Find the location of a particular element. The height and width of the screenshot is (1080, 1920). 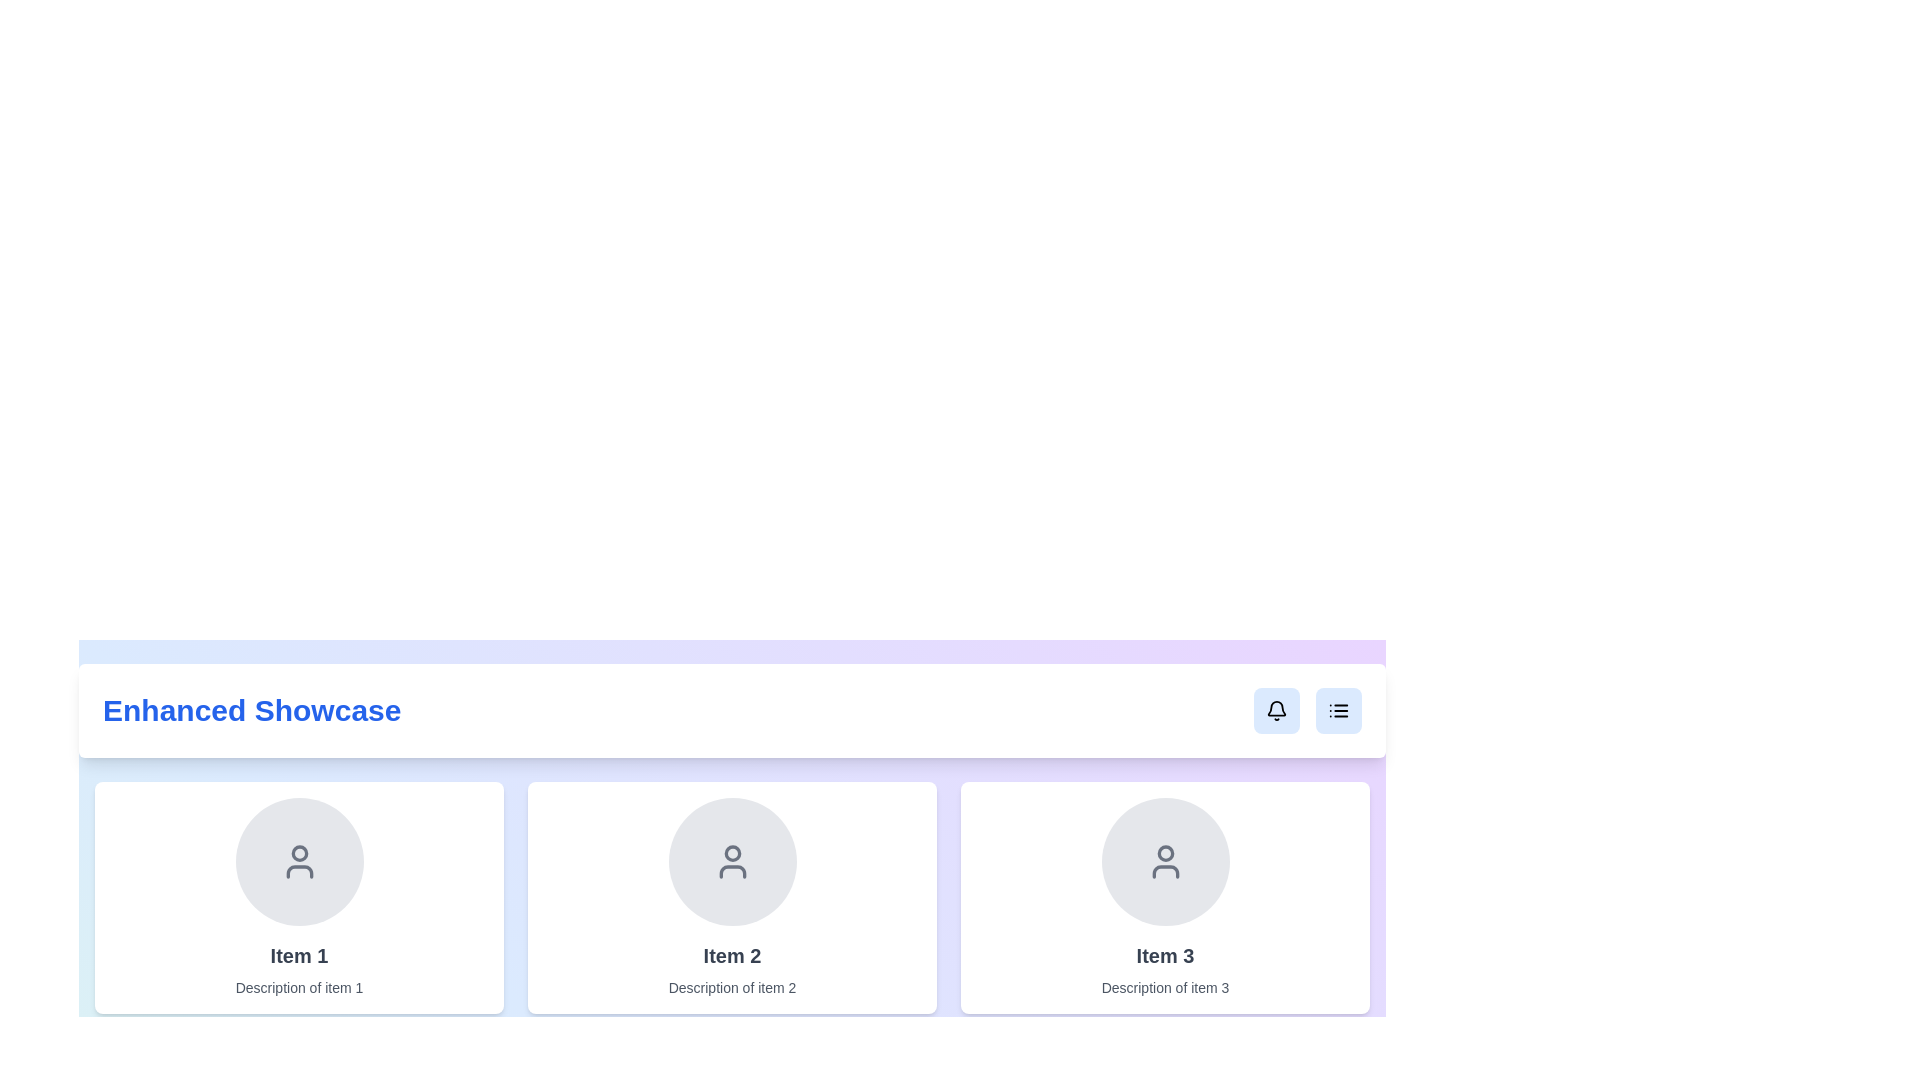

the text label displaying 'Description of item 1', which is located at the bottom of a card layout directly under the title 'Item 1' is located at coordinates (298, 986).